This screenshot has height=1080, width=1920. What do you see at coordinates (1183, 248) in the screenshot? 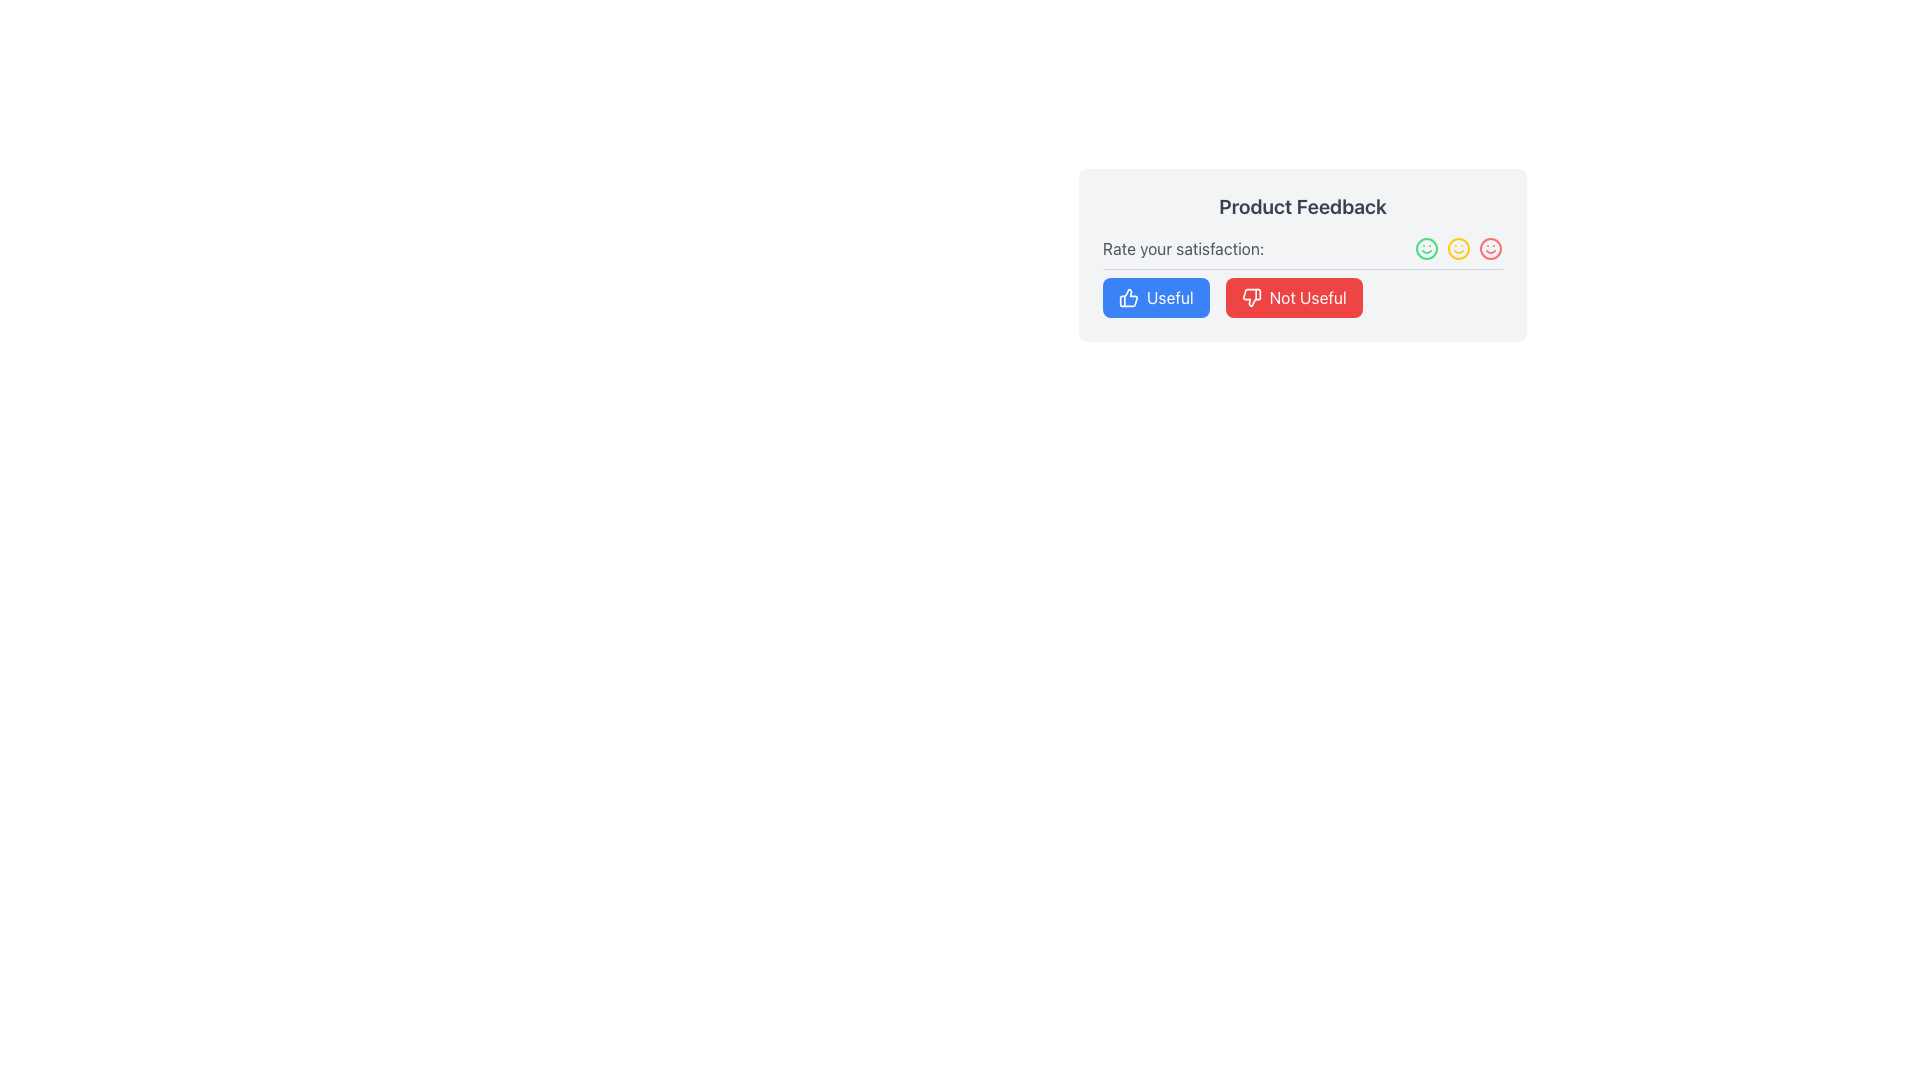
I see `the static text label element that reads 'Rate your satisfaction:', which is prominently positioned at the top of the feedback section` at bounding box center [1183, 248].